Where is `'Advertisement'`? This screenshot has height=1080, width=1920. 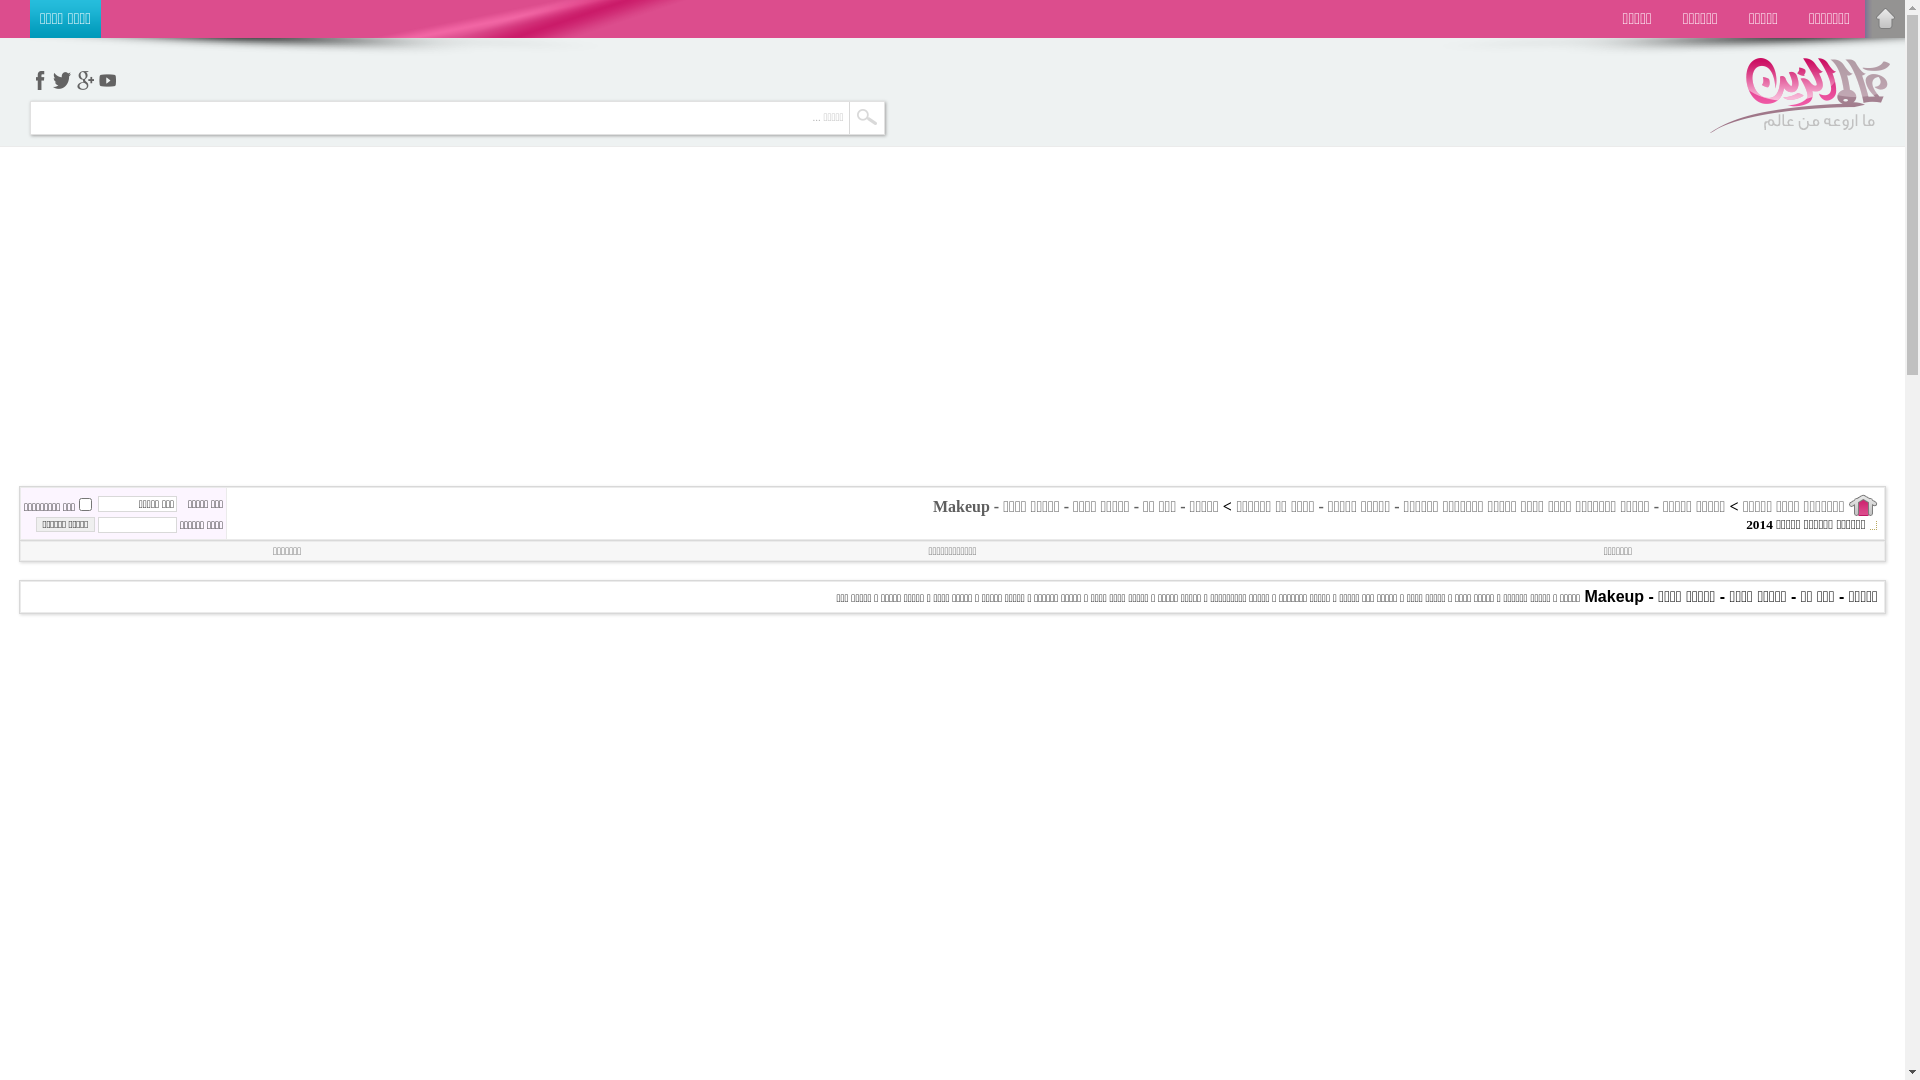 'Advertisement' is located at coordinates (727, 333).